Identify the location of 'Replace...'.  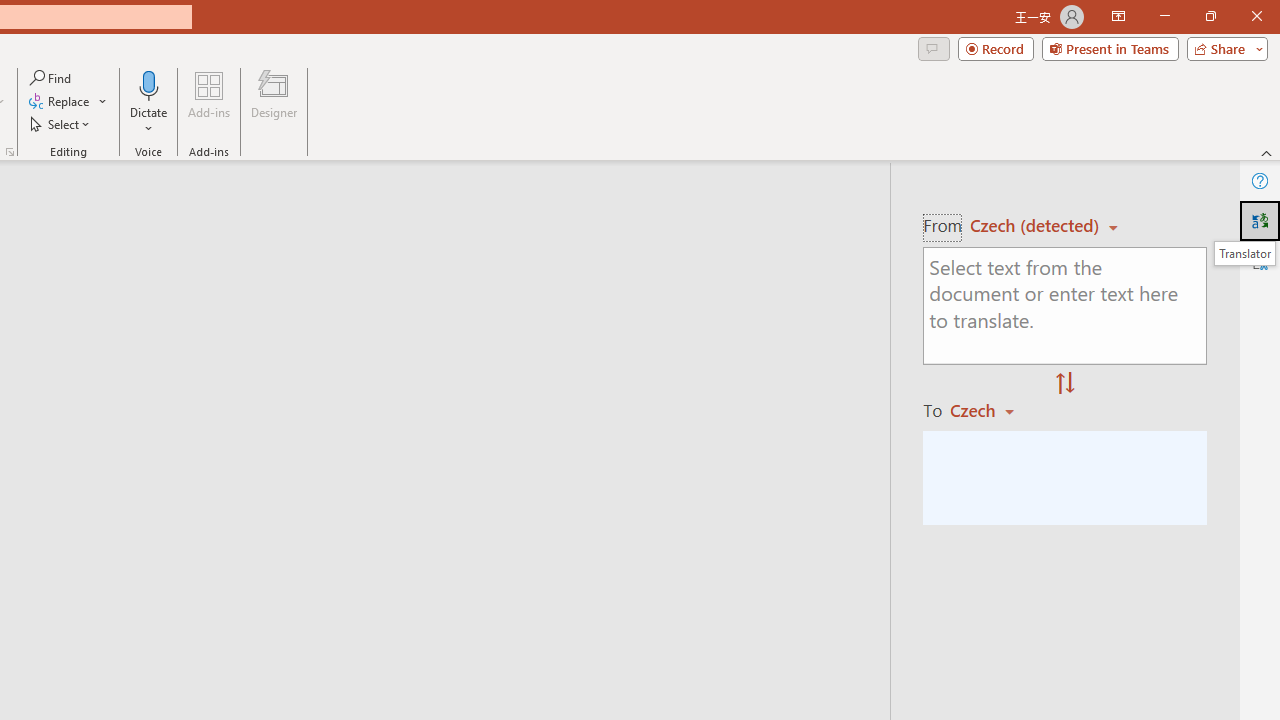
(60, 101).